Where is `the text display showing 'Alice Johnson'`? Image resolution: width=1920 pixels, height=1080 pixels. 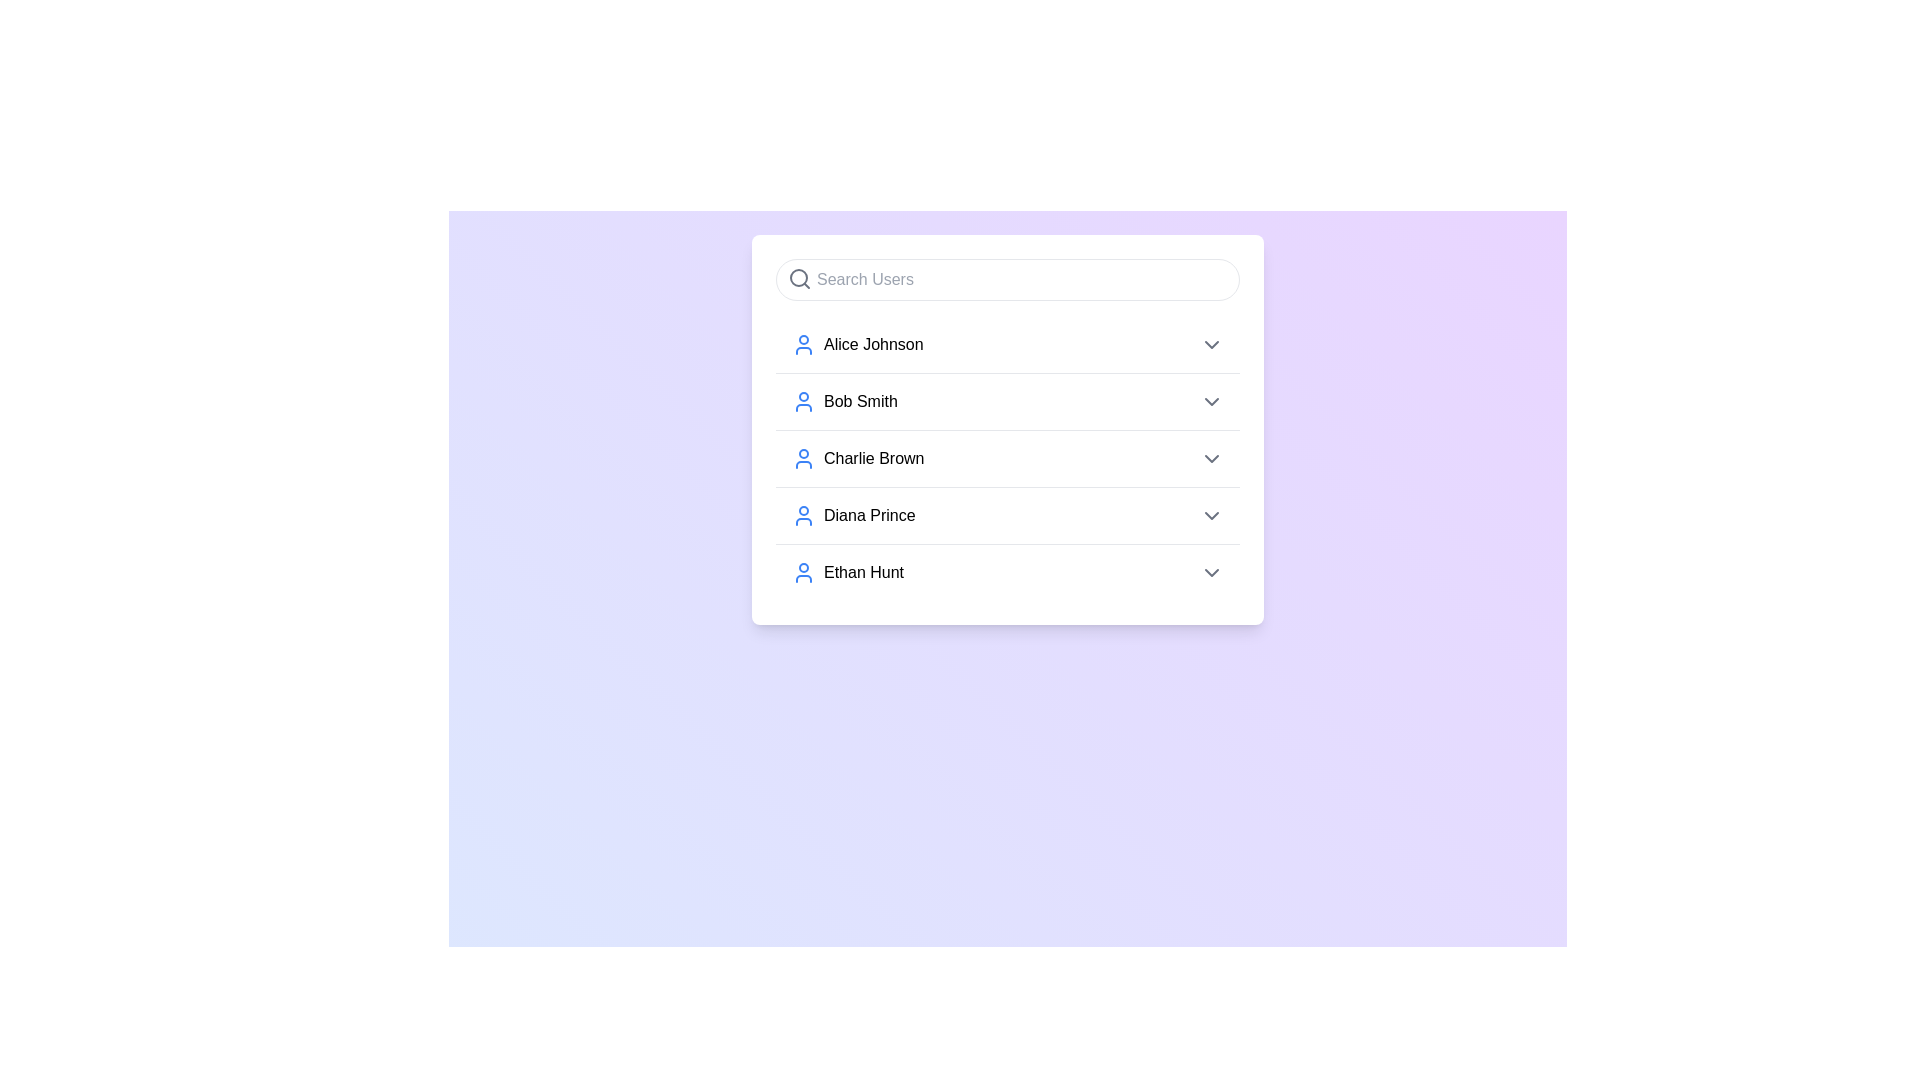 the text display showing 'Alice Johnson' is located at coordinates (873, 343).